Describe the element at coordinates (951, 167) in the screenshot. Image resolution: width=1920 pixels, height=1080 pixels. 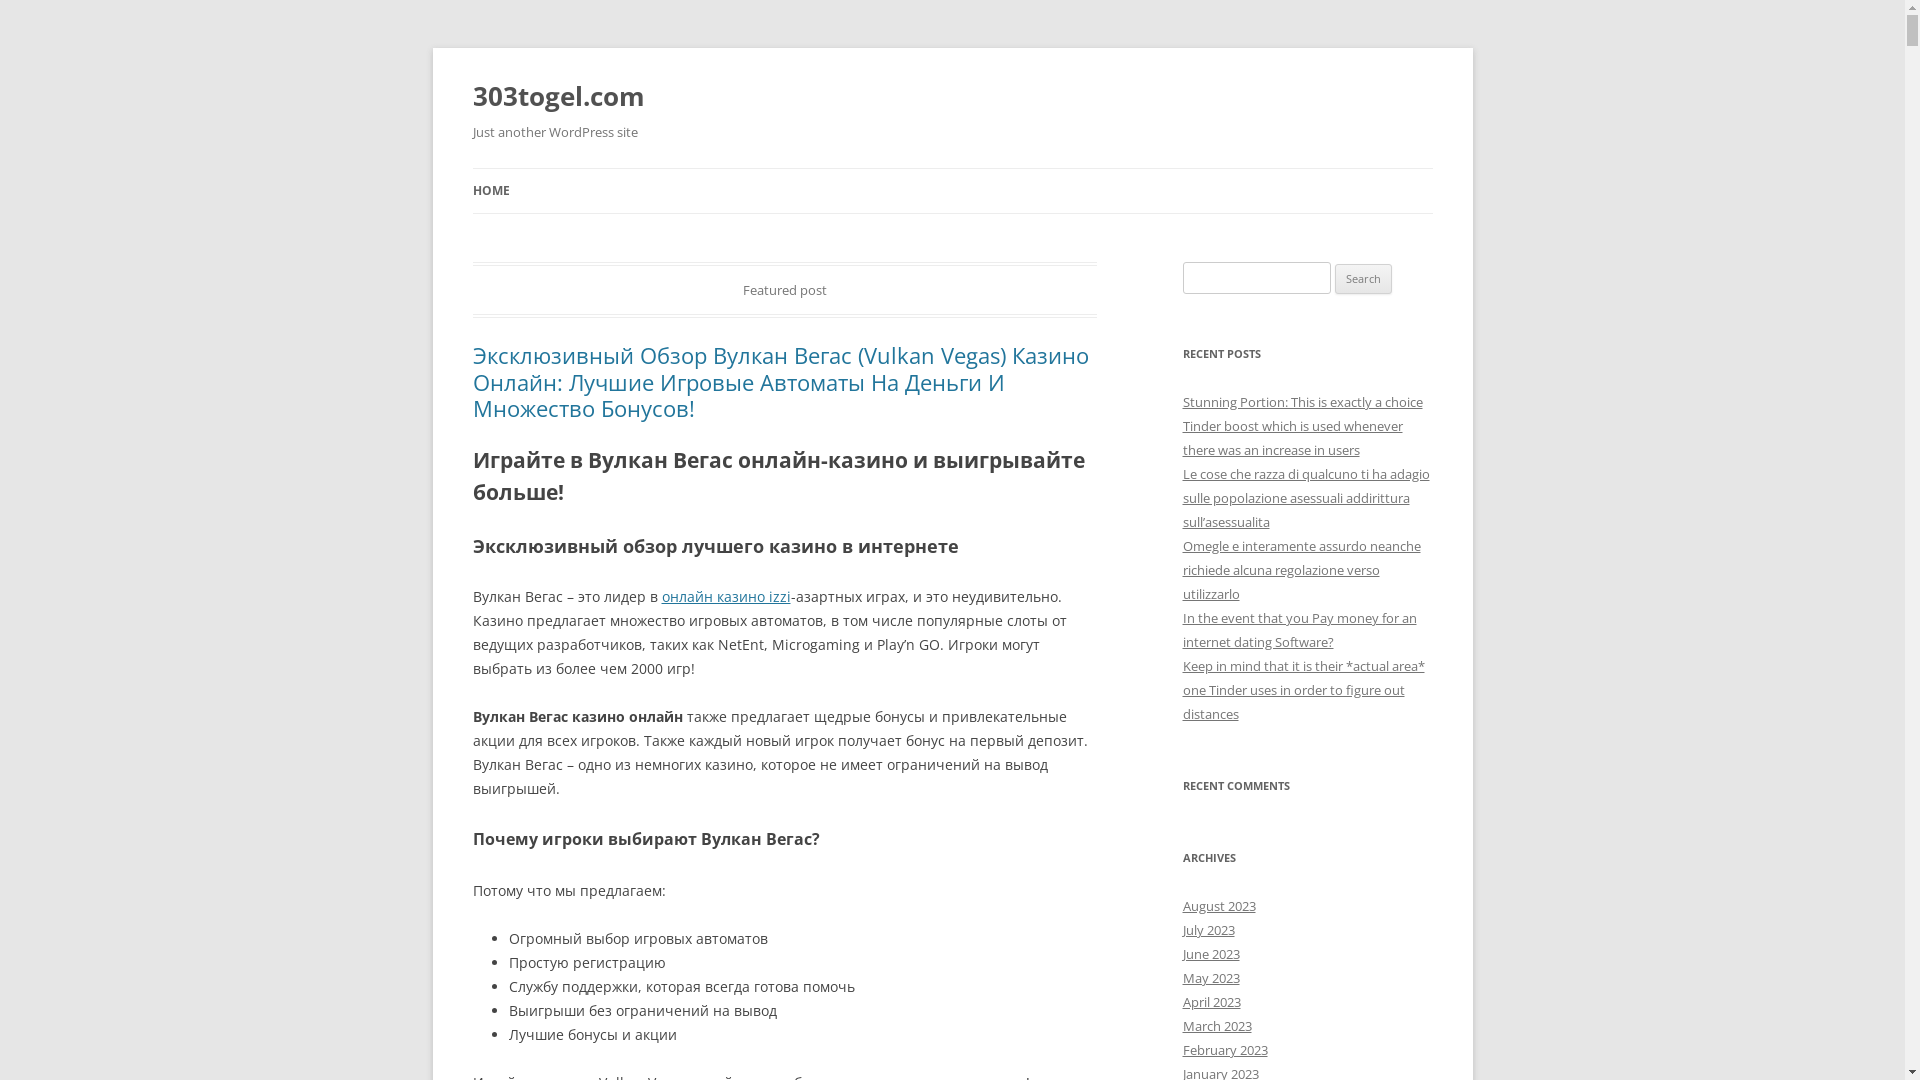
I see `'Skip to content'` at that location.